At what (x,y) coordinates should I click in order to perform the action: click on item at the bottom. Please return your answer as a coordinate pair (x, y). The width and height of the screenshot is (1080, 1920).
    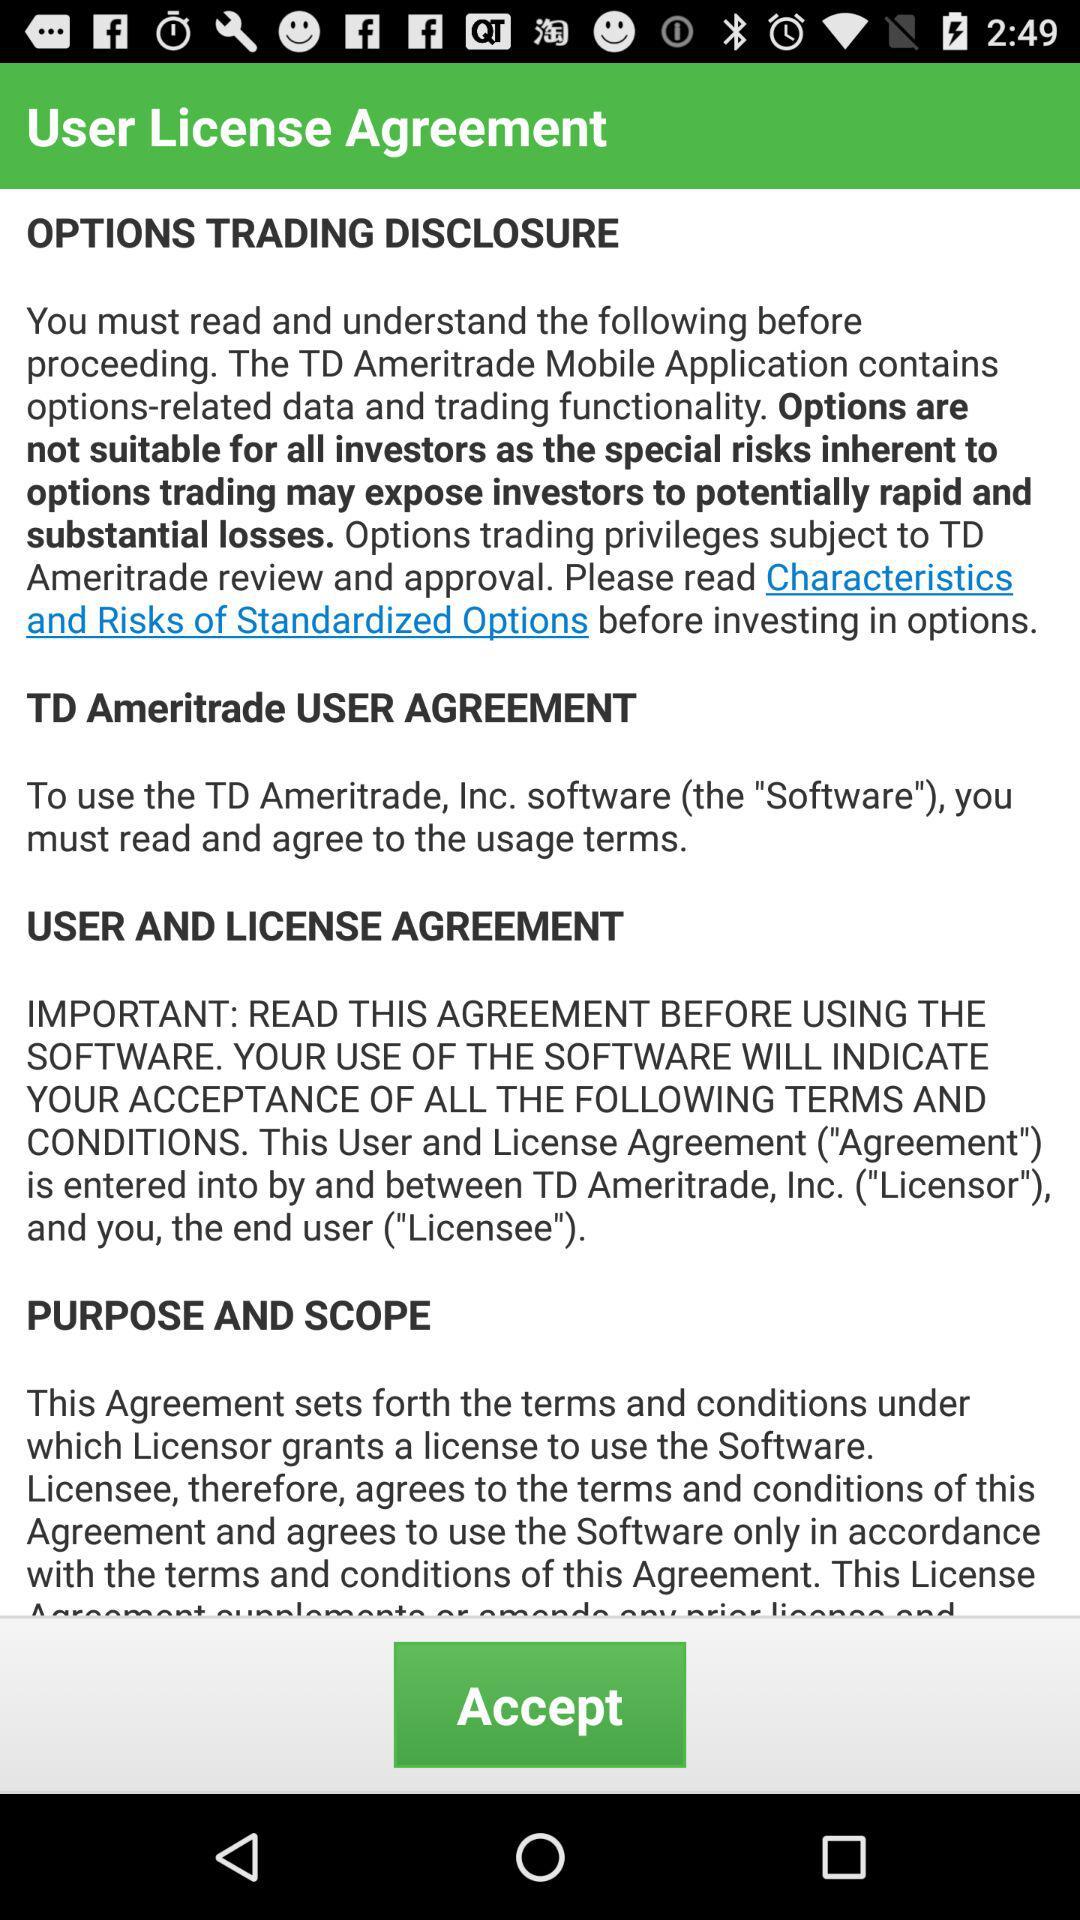
    Looking at the image, I should click on (540, 1703).